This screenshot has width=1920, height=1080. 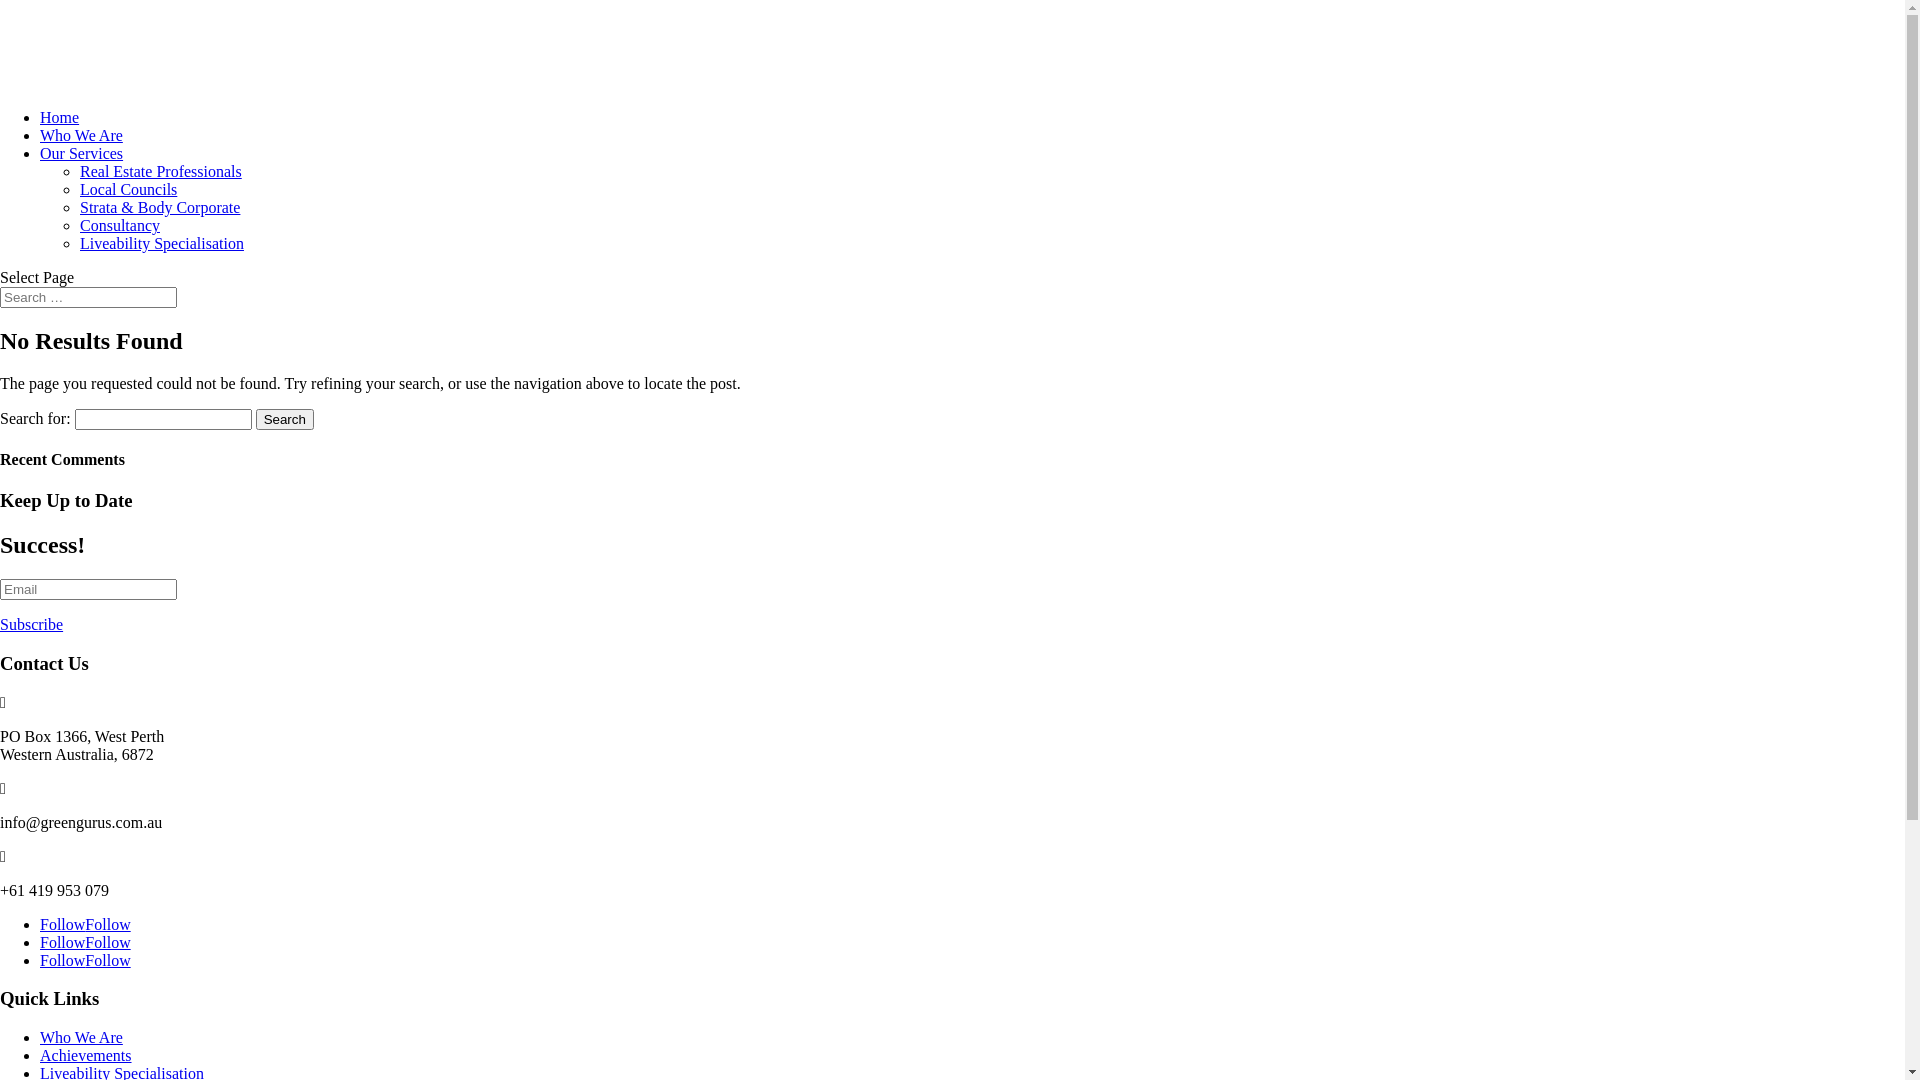 I want to click on 'Subscribe', so click(x=31, y=623).